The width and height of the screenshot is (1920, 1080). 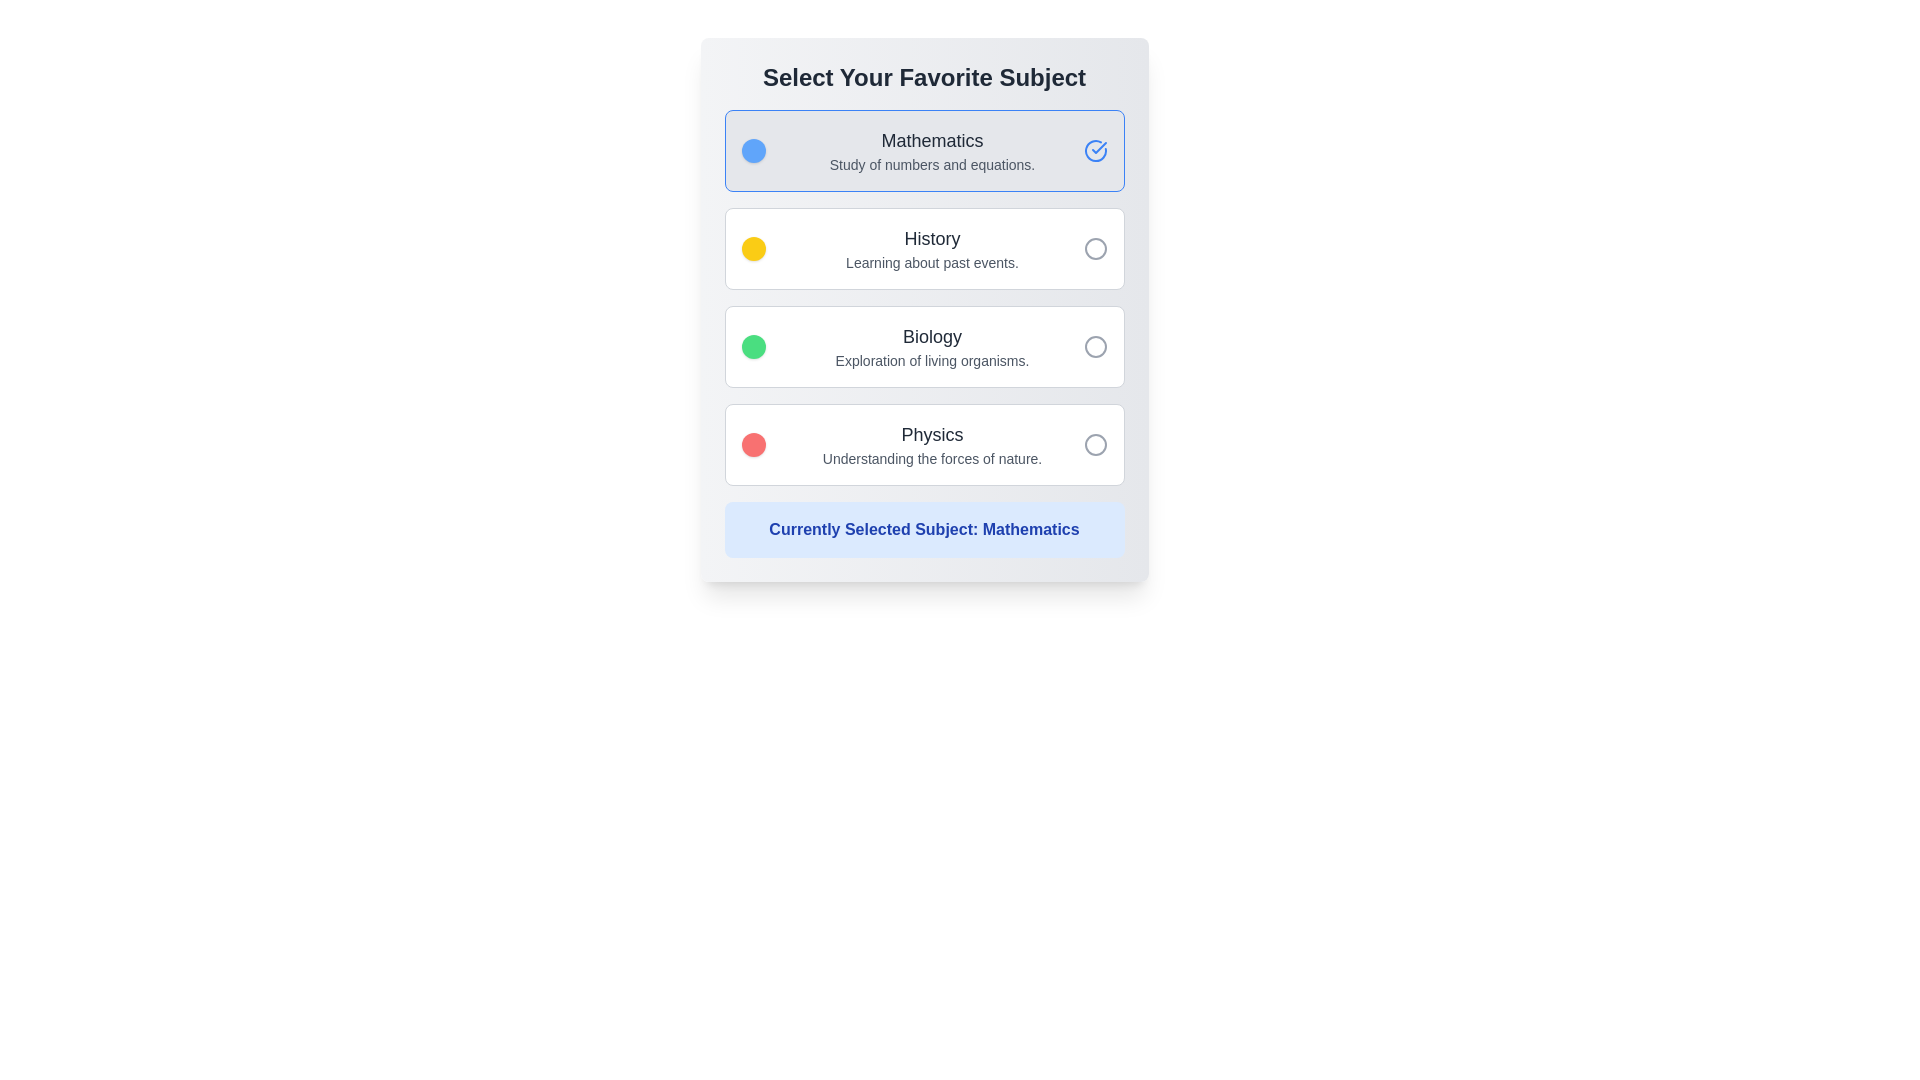 What do you see at coordinates (931, 149) in the screenshot?
I see `the Text block containing the title 'Mathematics' and the subtitle 'Study of numbers and equations', which is located within the first card of the vertically-stacked list` at bounding box center [931, 149].